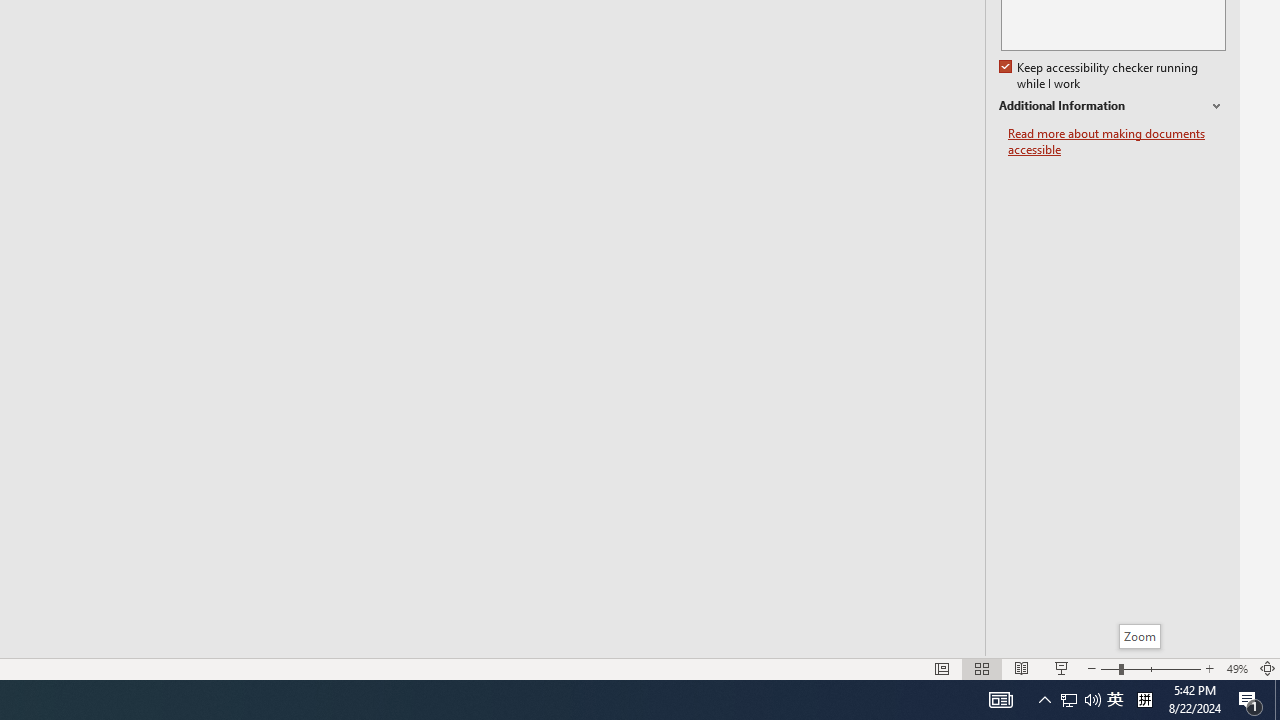 This screenshot has height=720, width=1280. Describe the element at coordinates (1236, 669) in the screenshot. I see `'Zoom 49%'` at that location.